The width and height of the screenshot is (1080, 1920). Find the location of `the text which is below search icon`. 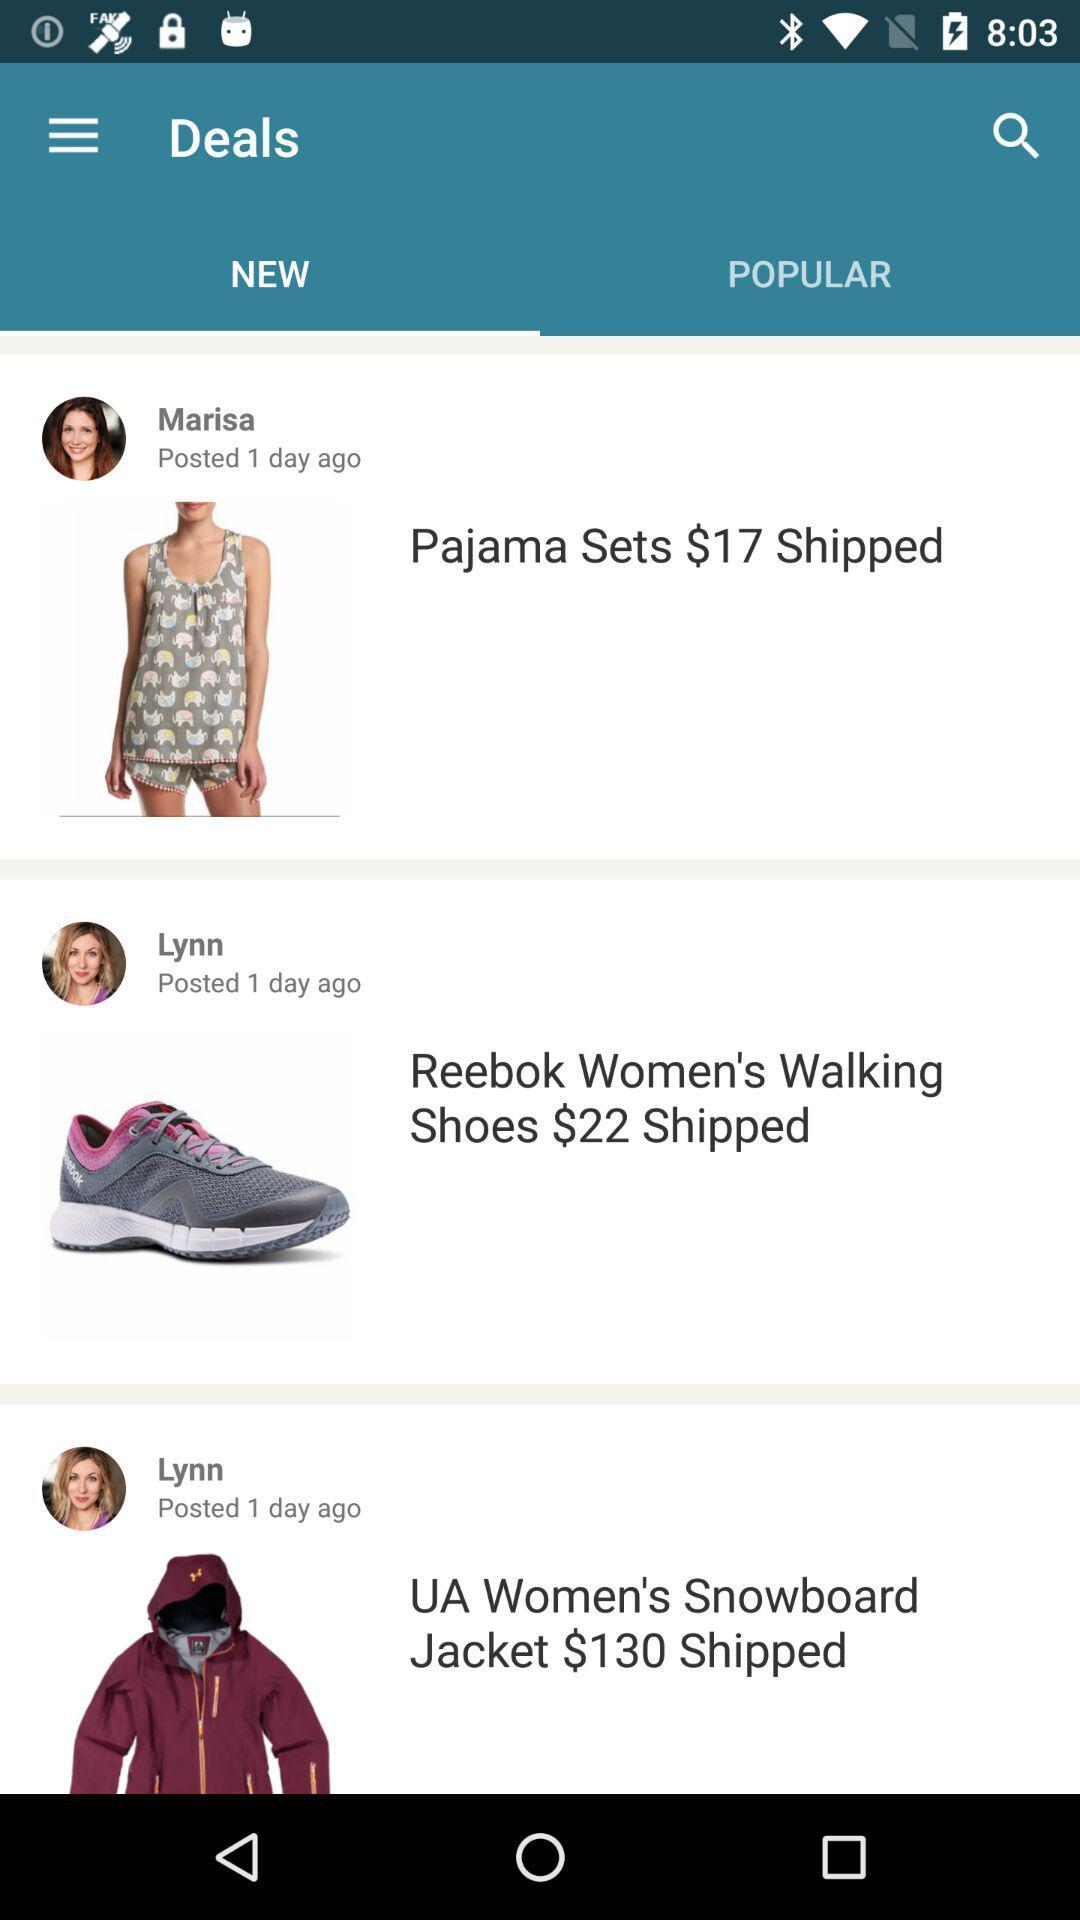

the text which is below search icon is located at coordinates (810, 272).